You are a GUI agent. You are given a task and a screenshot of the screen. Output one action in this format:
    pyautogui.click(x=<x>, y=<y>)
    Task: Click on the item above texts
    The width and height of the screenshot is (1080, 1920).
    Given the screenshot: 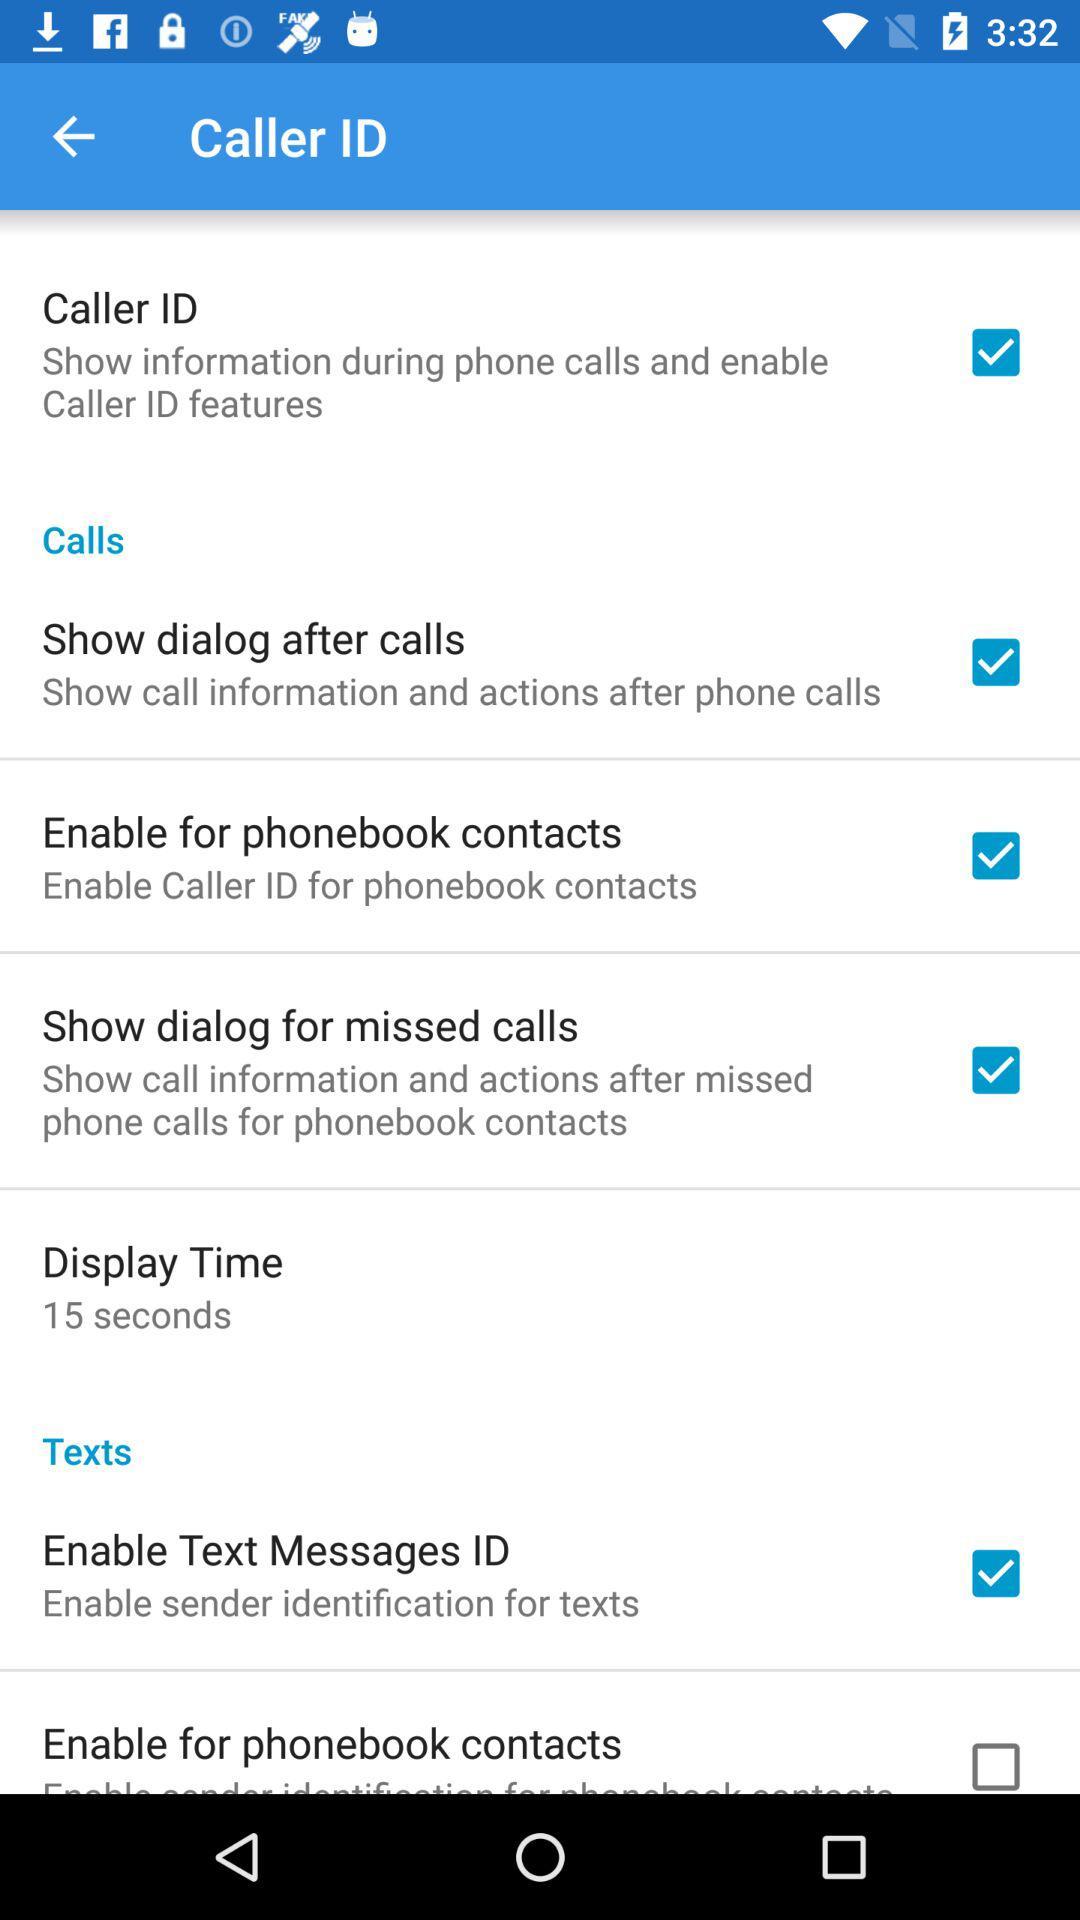 What is the action you would take?
    pyautogui.click(x=135, y=1314)
    